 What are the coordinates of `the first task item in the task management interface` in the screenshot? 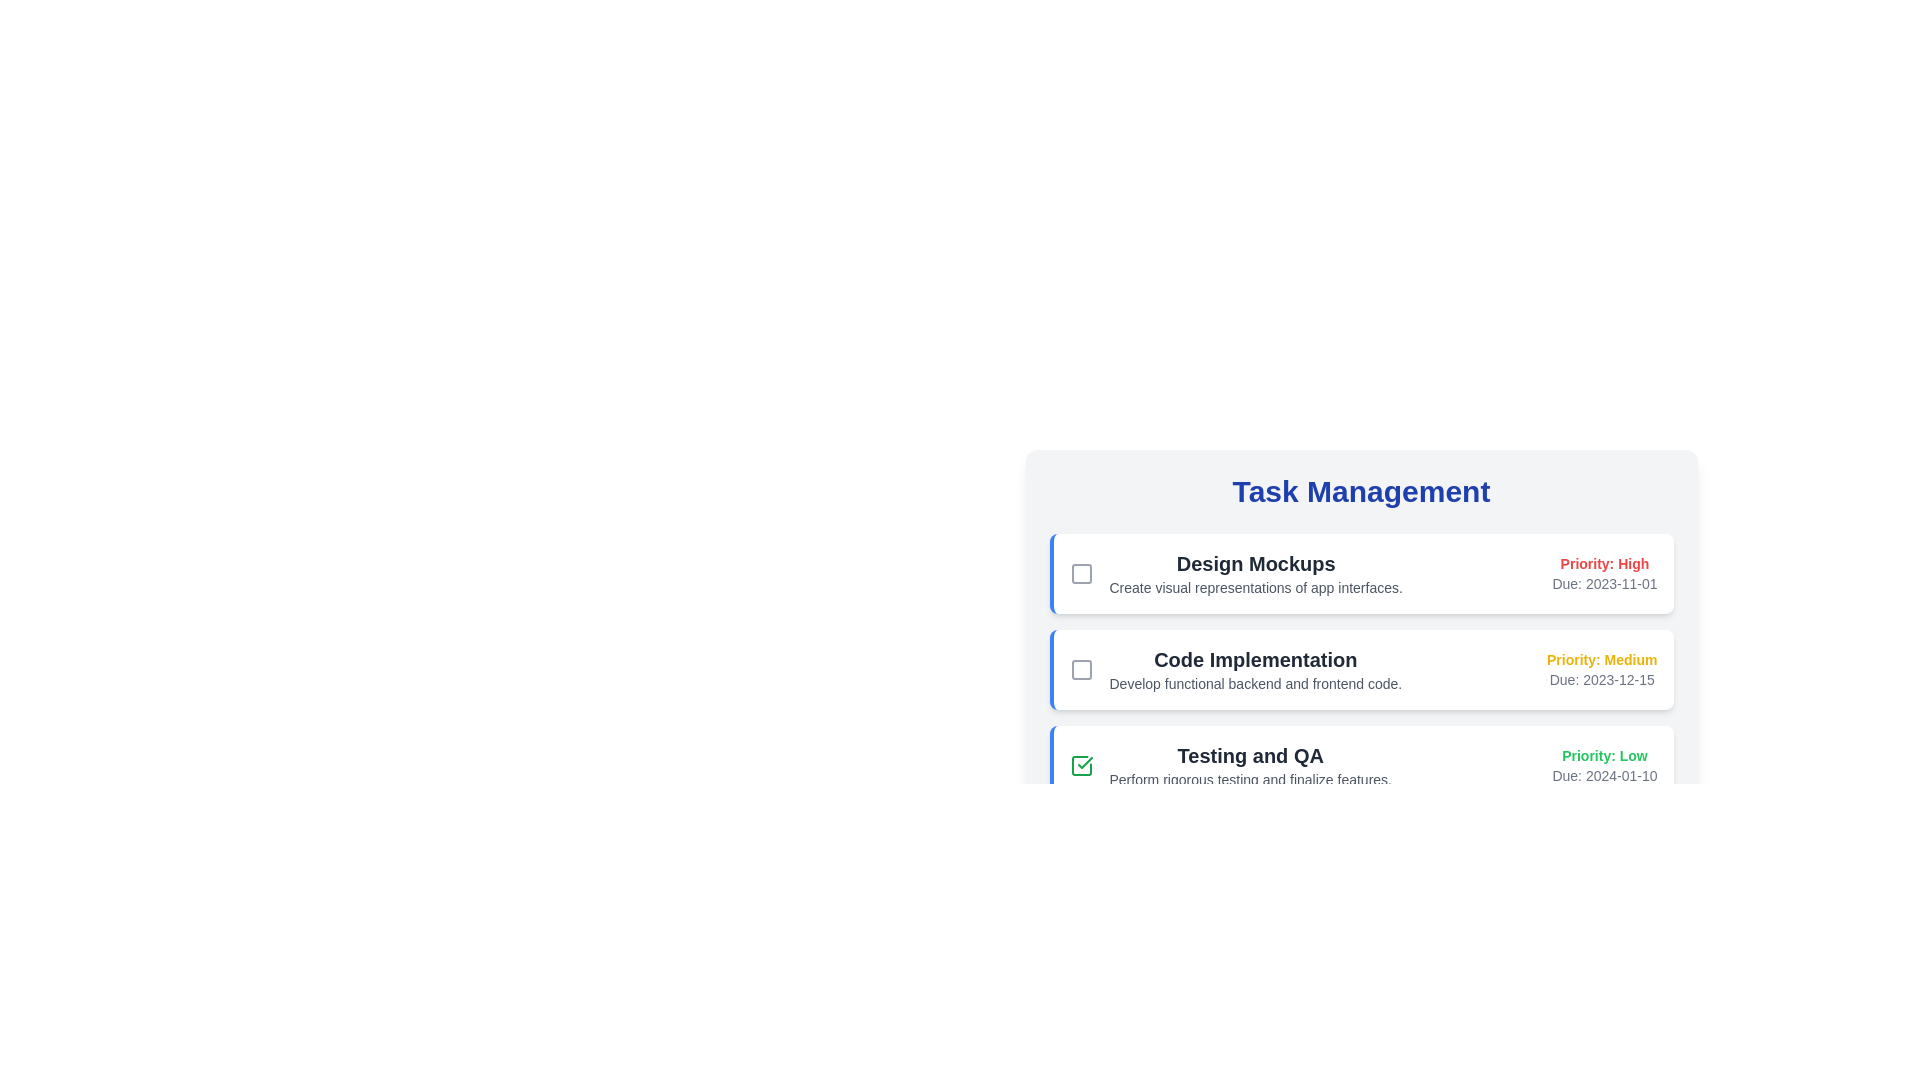 It's located at (1362, 574).